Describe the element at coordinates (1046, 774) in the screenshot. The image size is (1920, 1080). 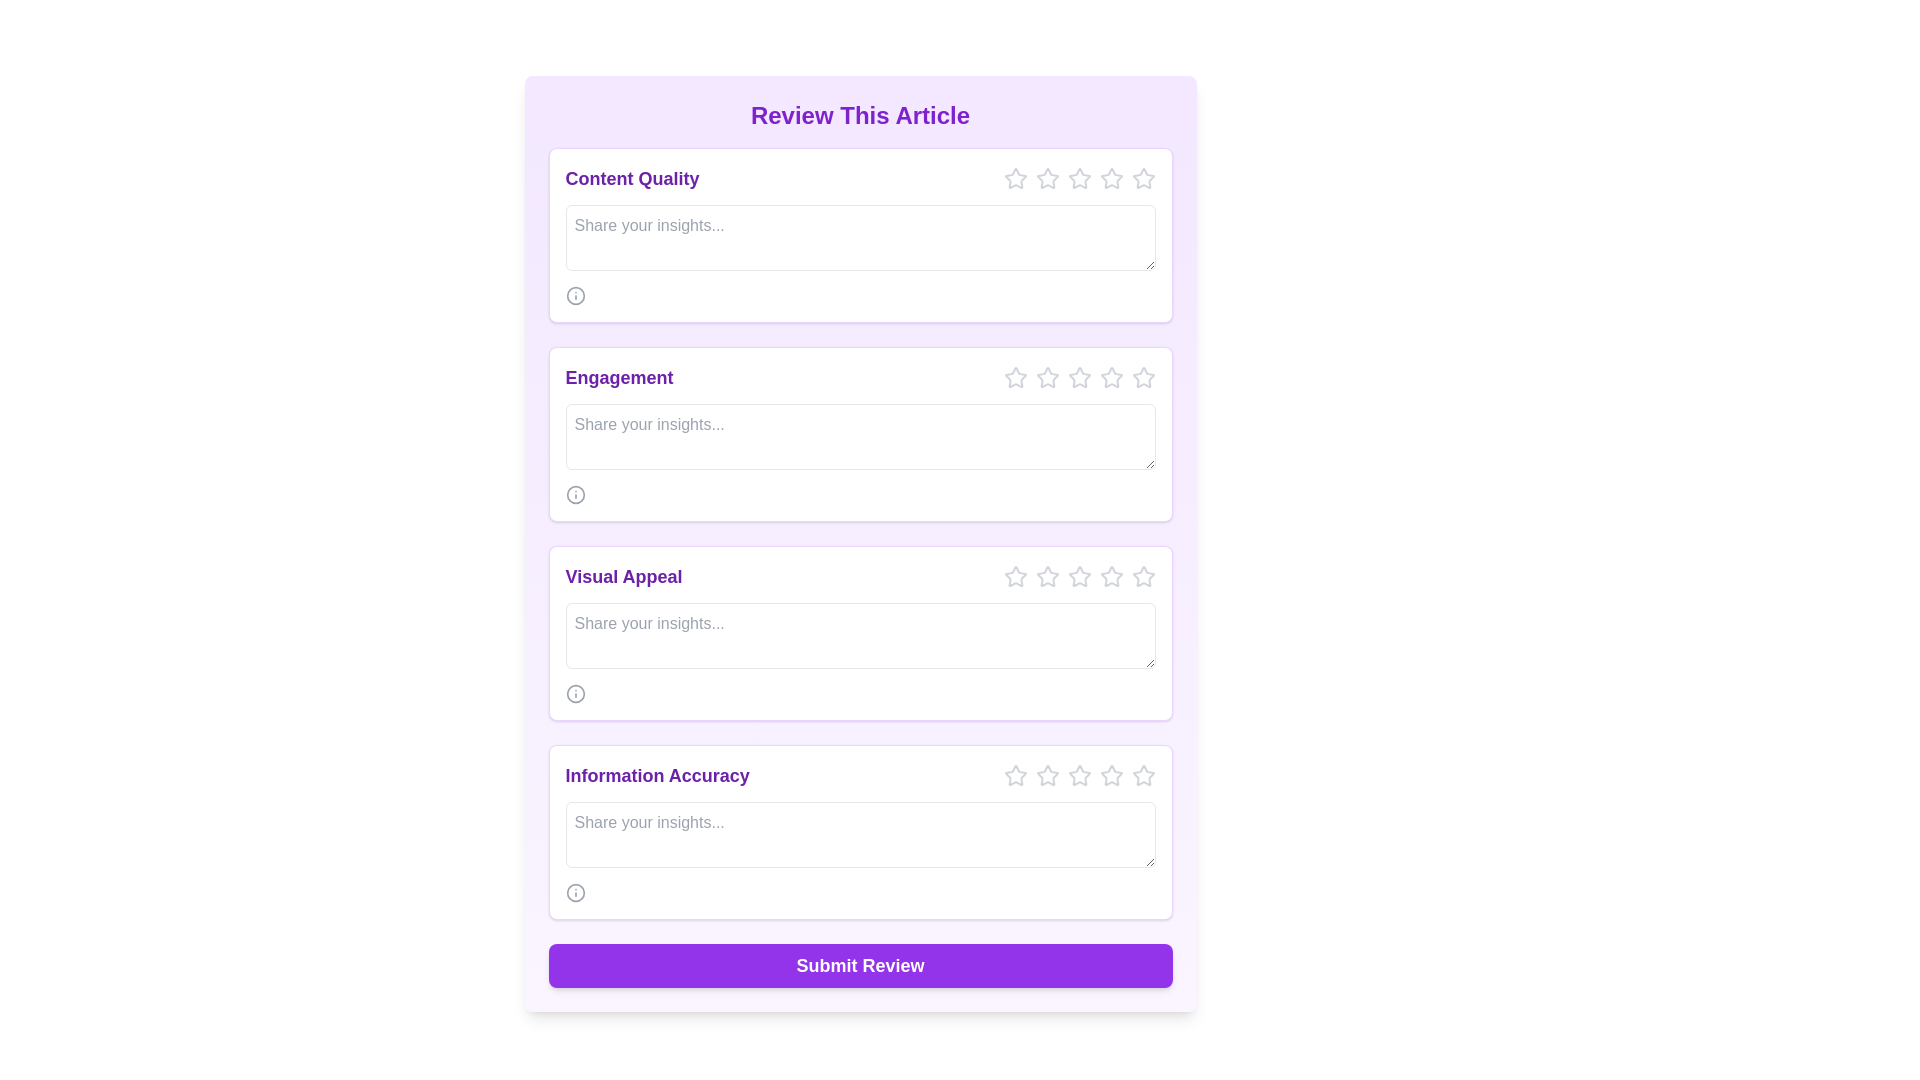
I see `the third star in the 'Information Accuracy' rating section of the 'Review This Article' form` at that location.